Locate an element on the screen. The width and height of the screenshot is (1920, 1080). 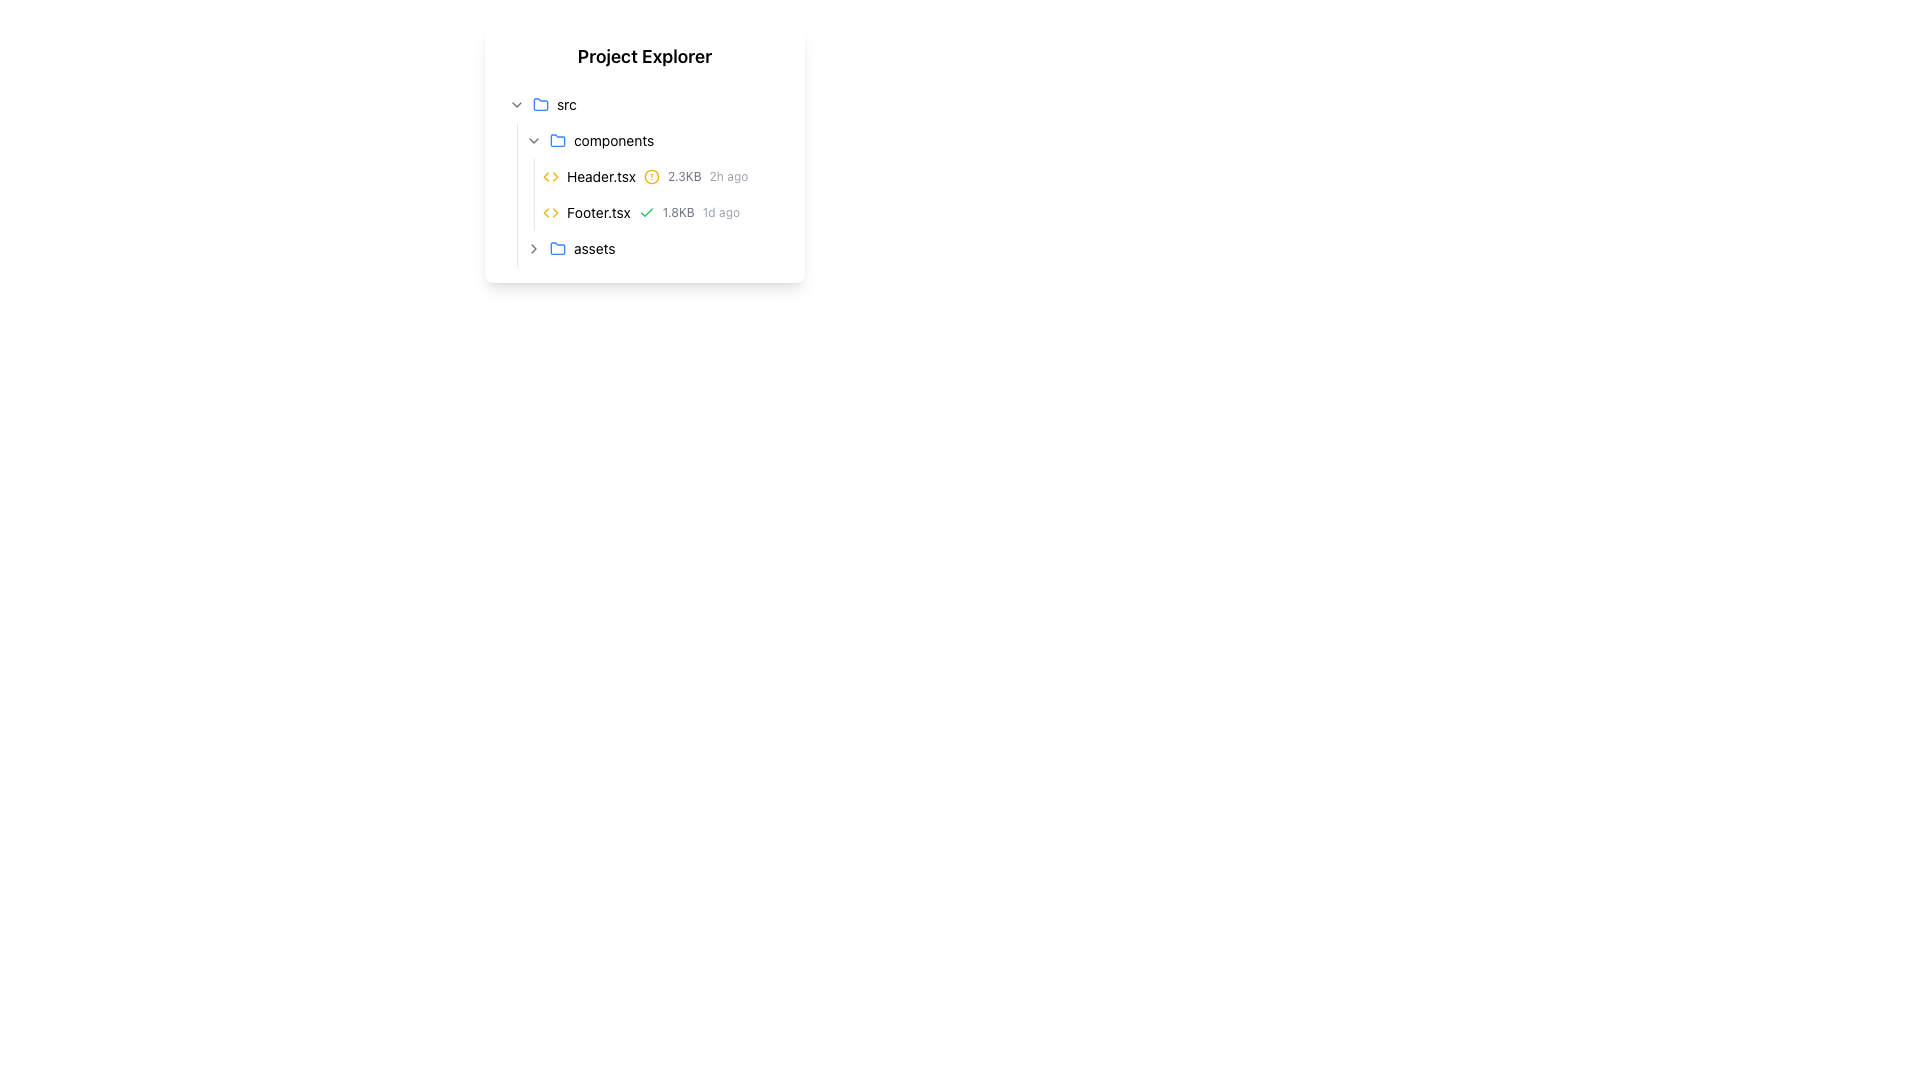
the 'src' folder item in the project explorer panel is located at coordinates (644, 104).